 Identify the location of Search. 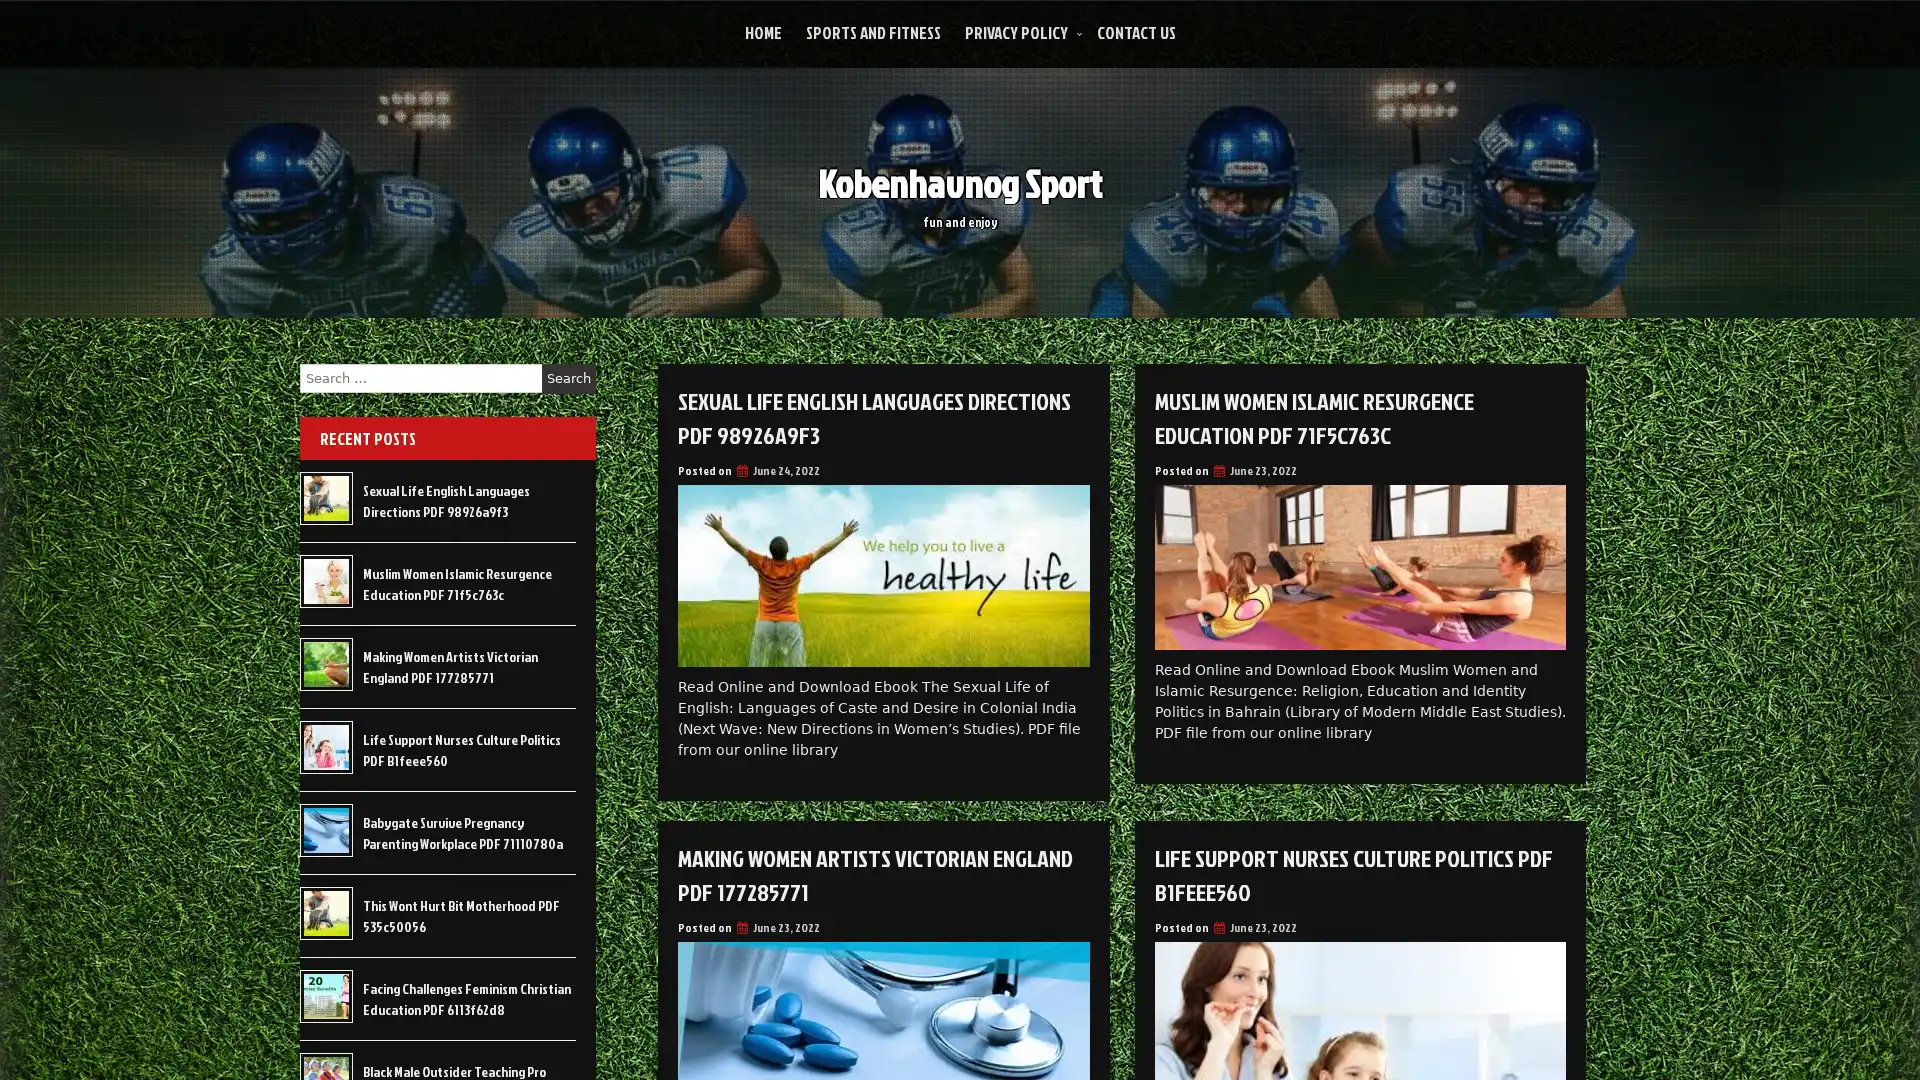
(568, 378).